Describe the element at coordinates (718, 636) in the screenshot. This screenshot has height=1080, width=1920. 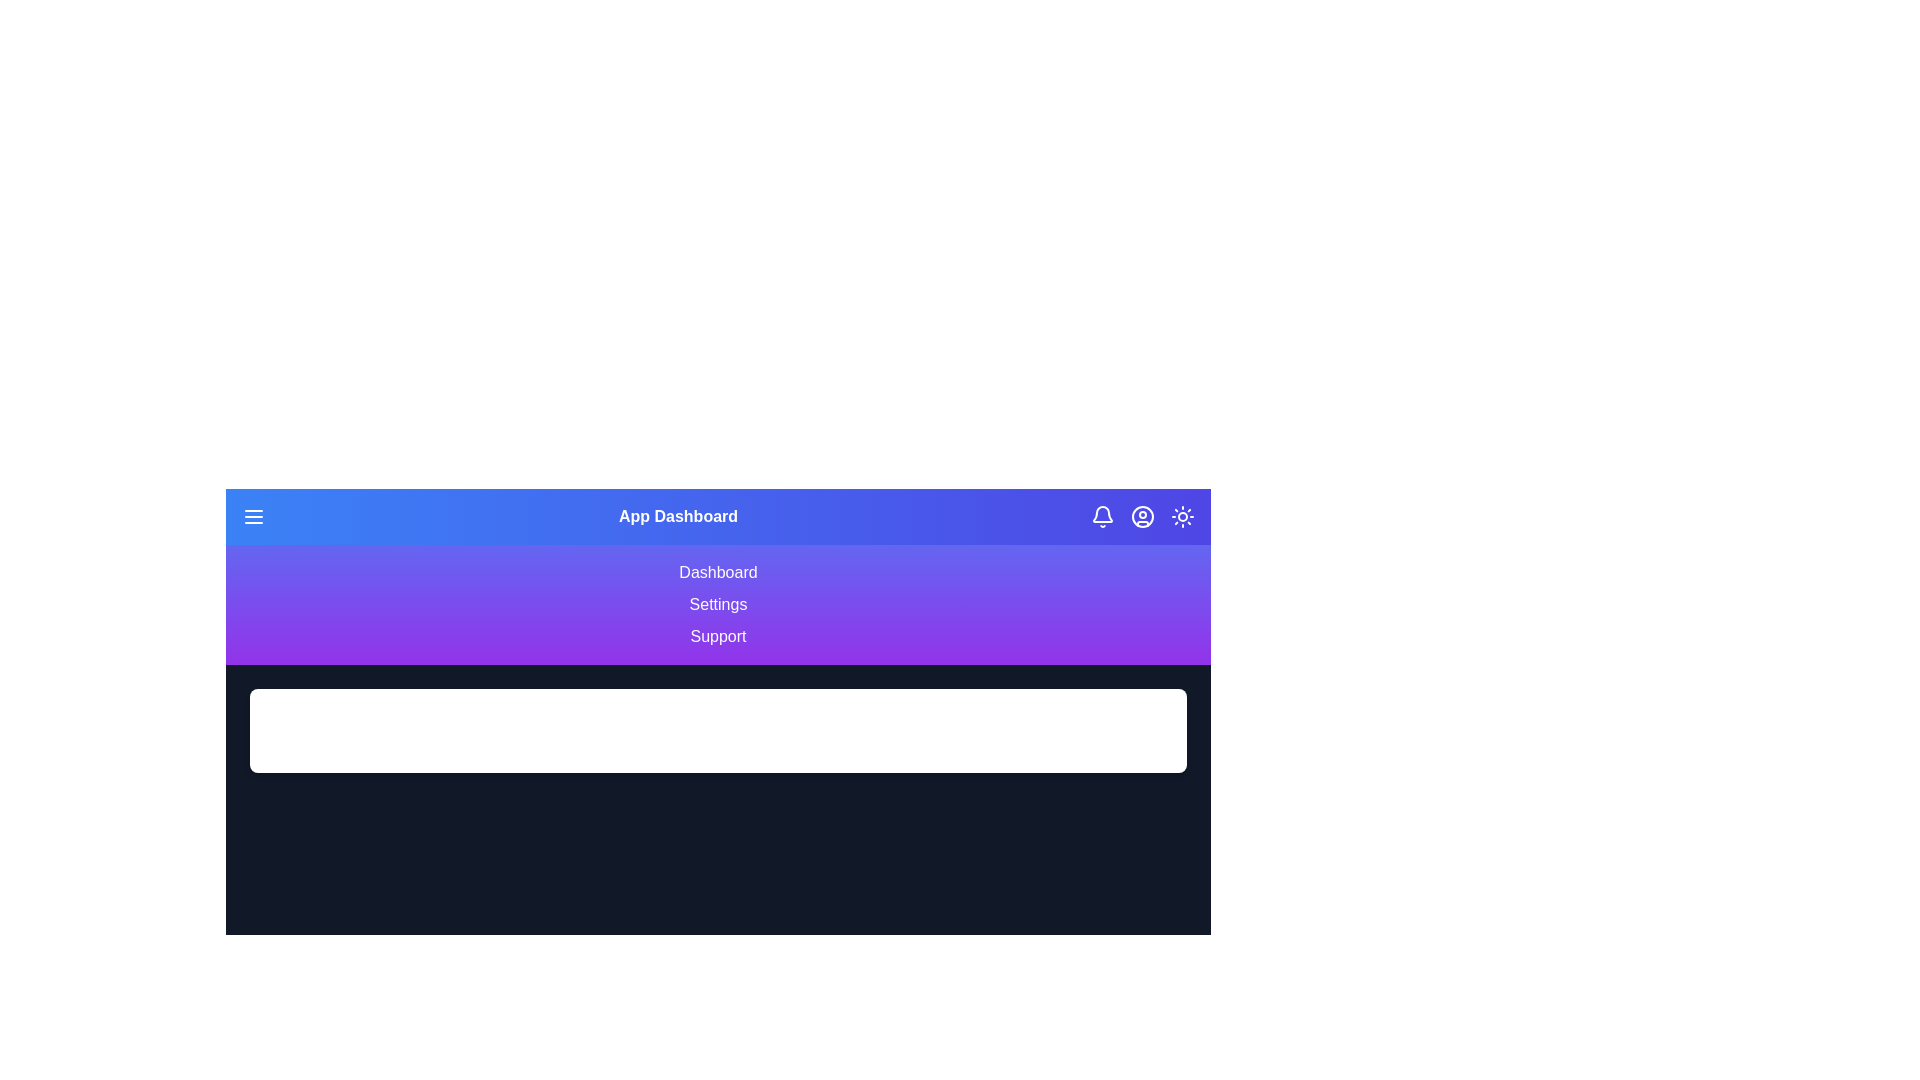
I see `the menu option Support to explore its content` at that location.